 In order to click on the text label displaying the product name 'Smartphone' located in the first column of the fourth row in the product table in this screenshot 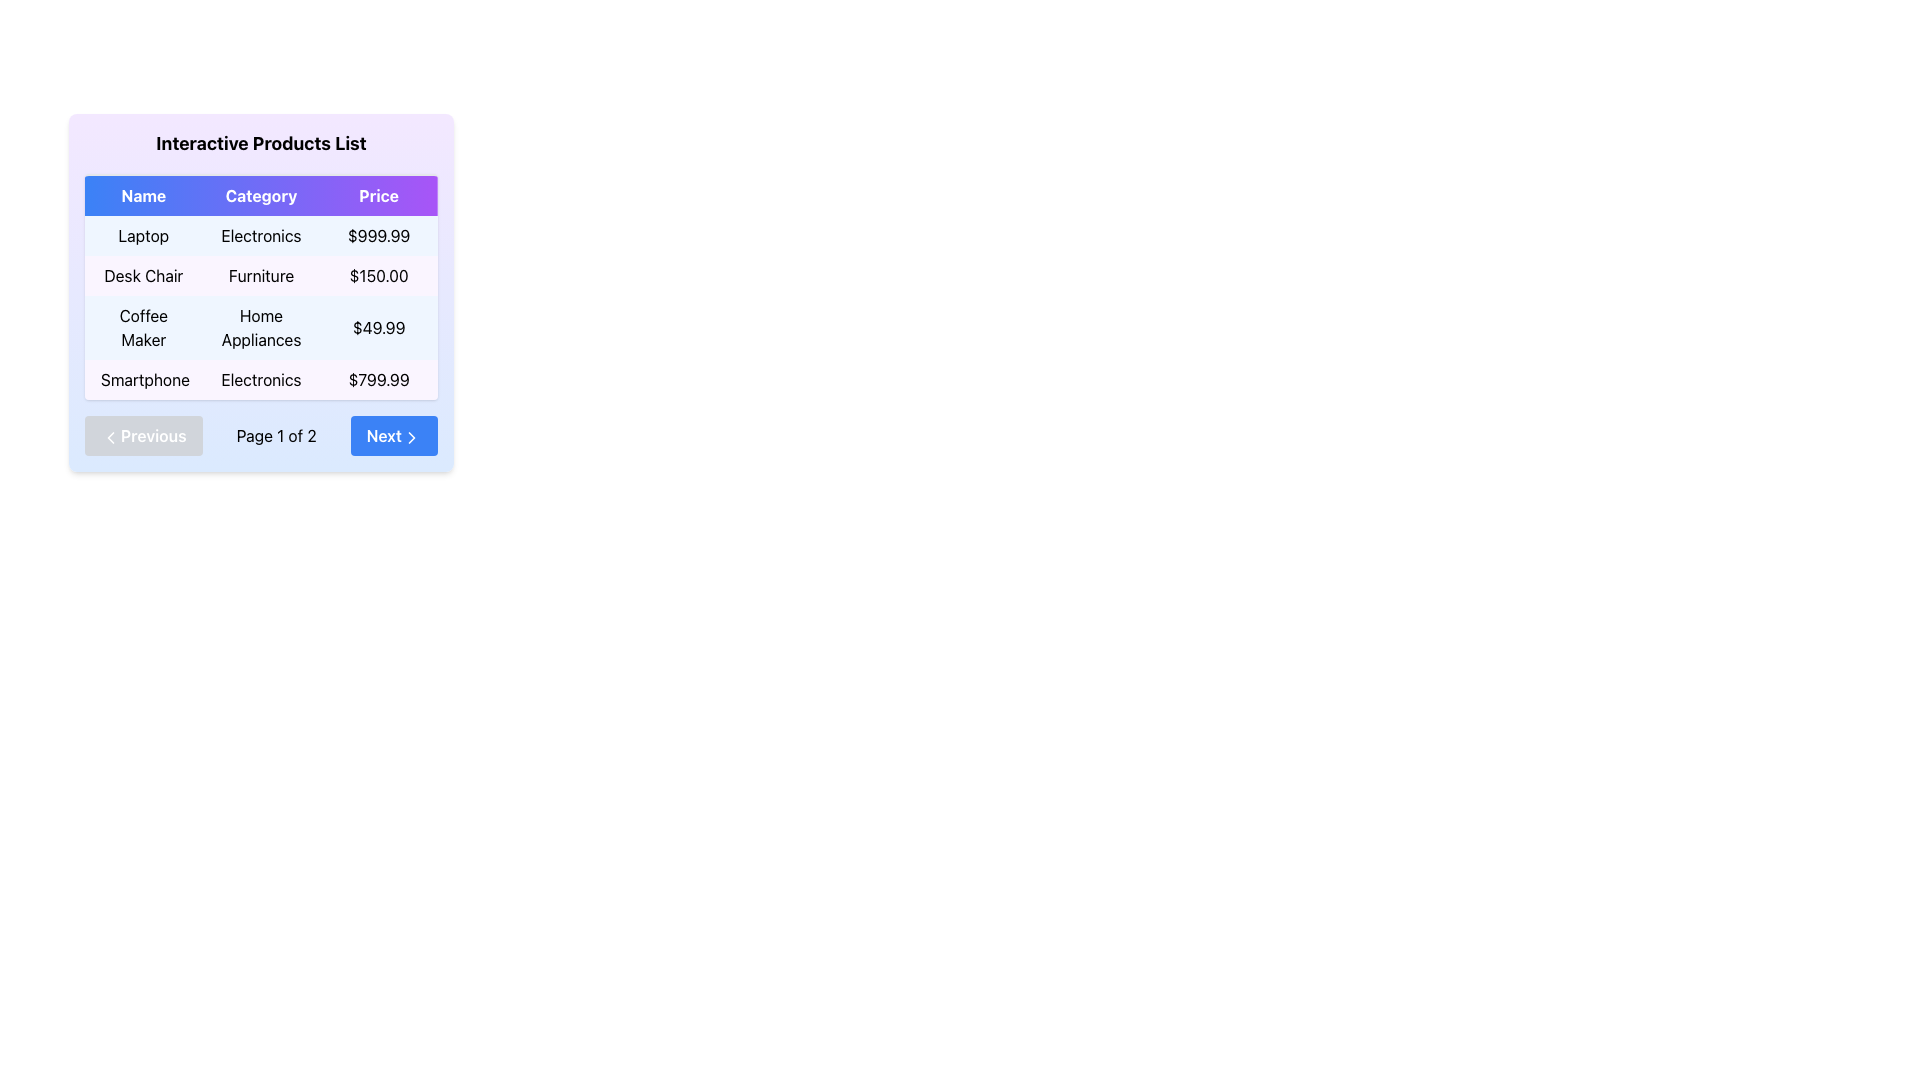, I will do `click(142, 380)`.